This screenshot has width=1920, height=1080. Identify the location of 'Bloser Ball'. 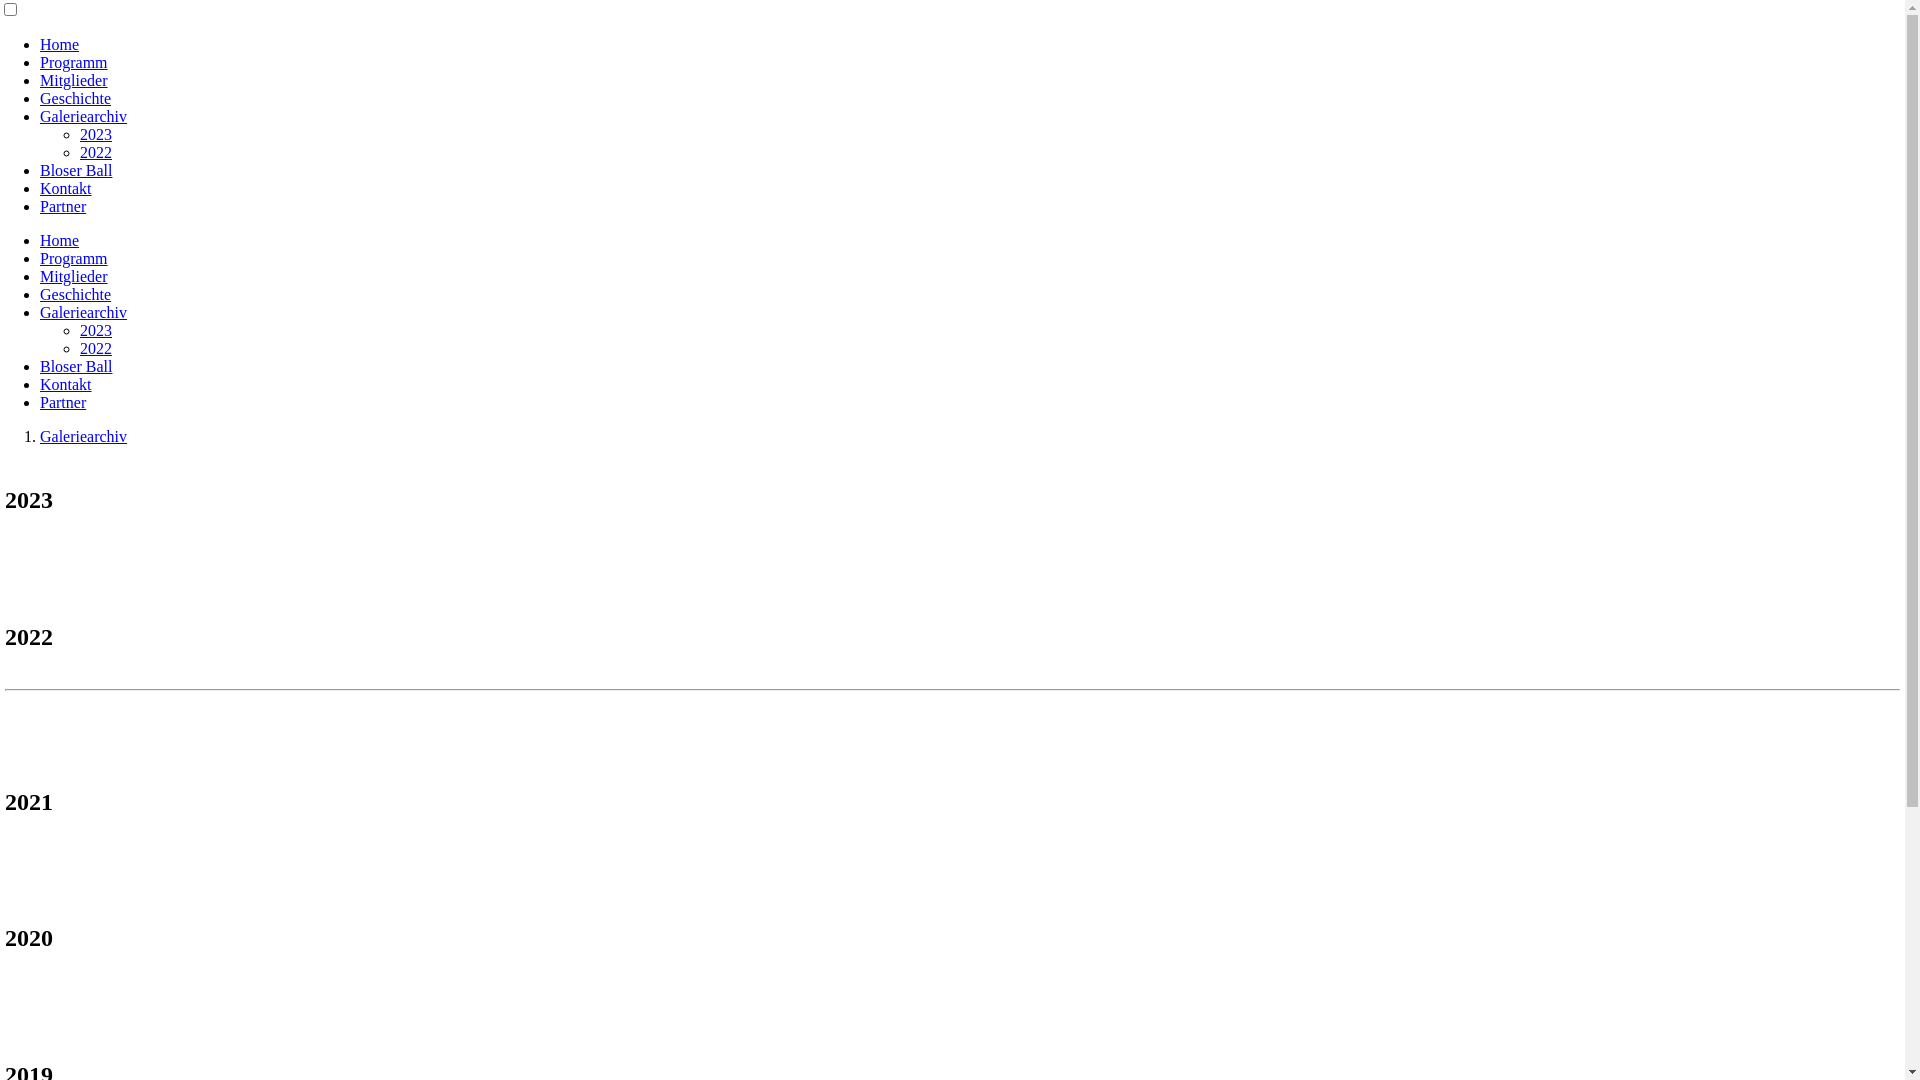
(39, 366).